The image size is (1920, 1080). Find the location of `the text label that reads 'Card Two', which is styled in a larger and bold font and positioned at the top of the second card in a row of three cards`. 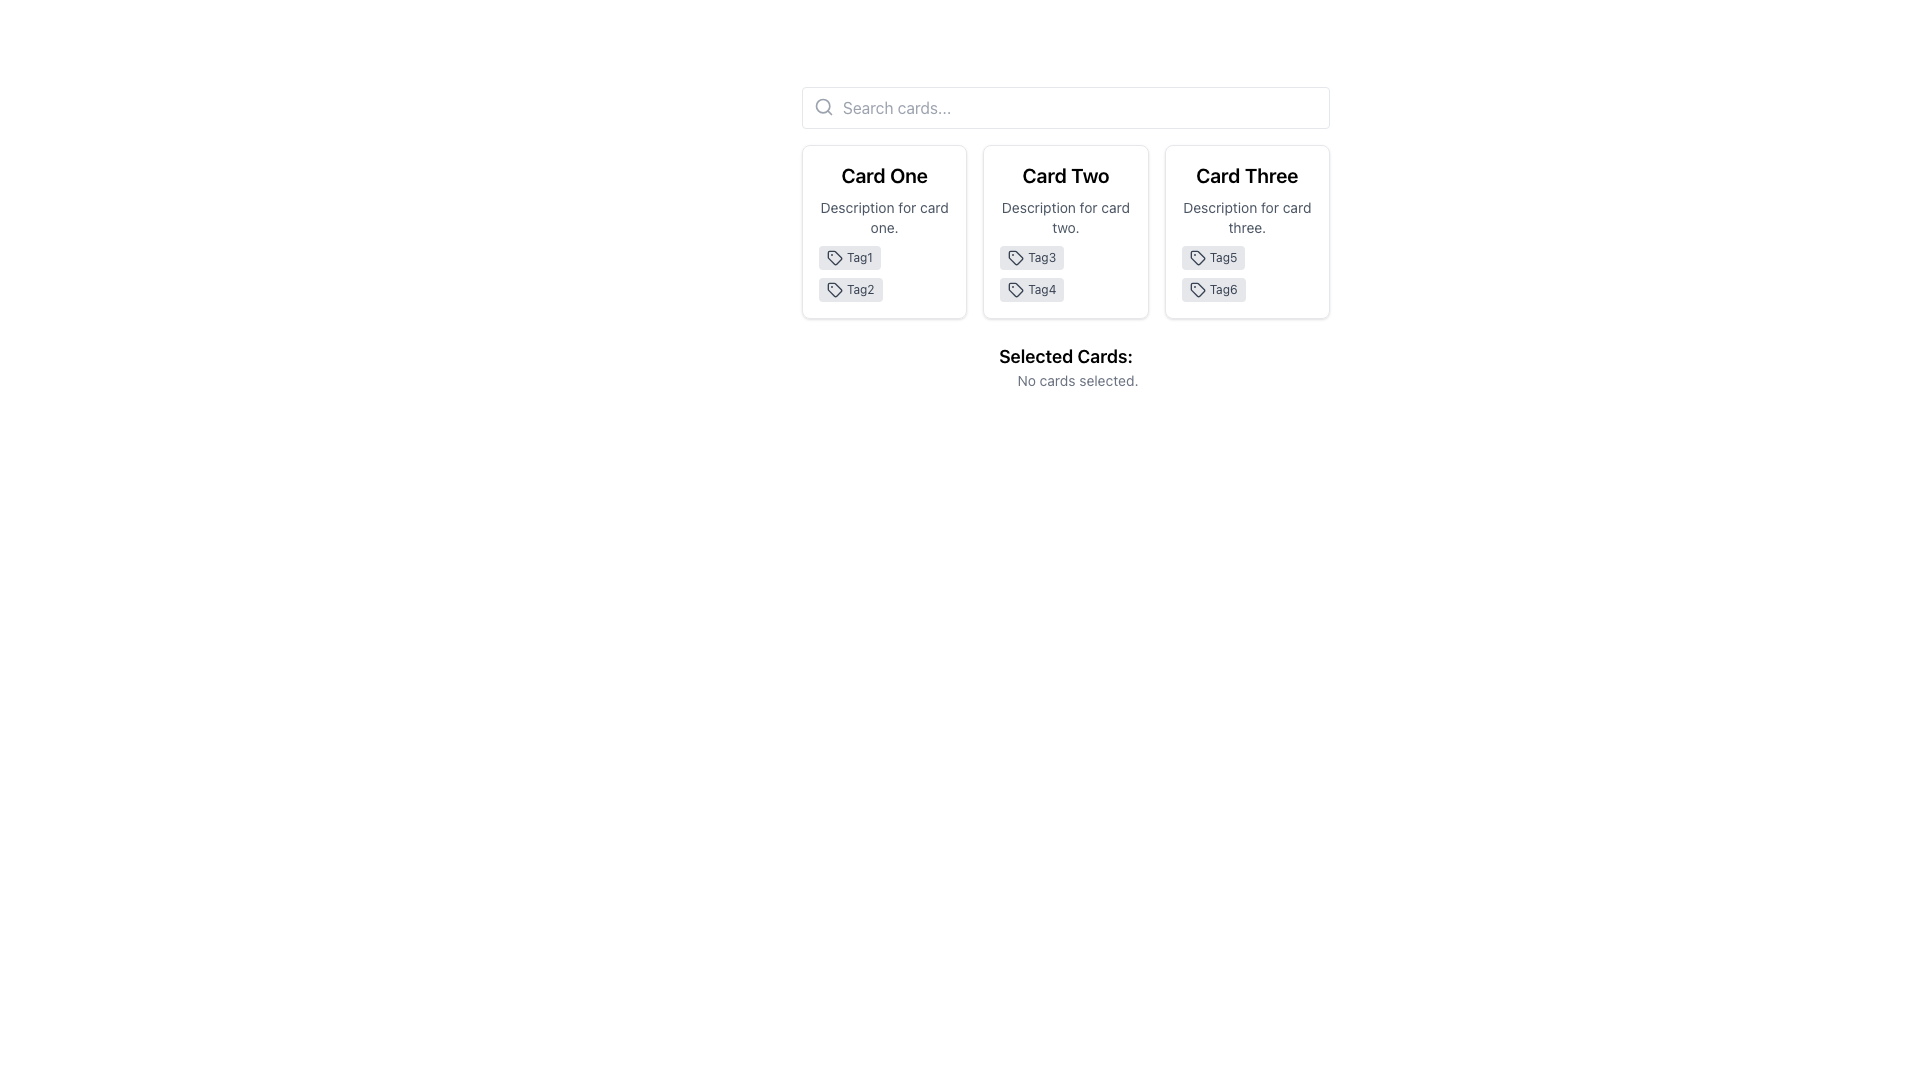

the text label that reads 'Card Two', which is styled in a larger and bold font and positioned at the top of the second card in a row of three cards is located at coordinates (1064, 175).